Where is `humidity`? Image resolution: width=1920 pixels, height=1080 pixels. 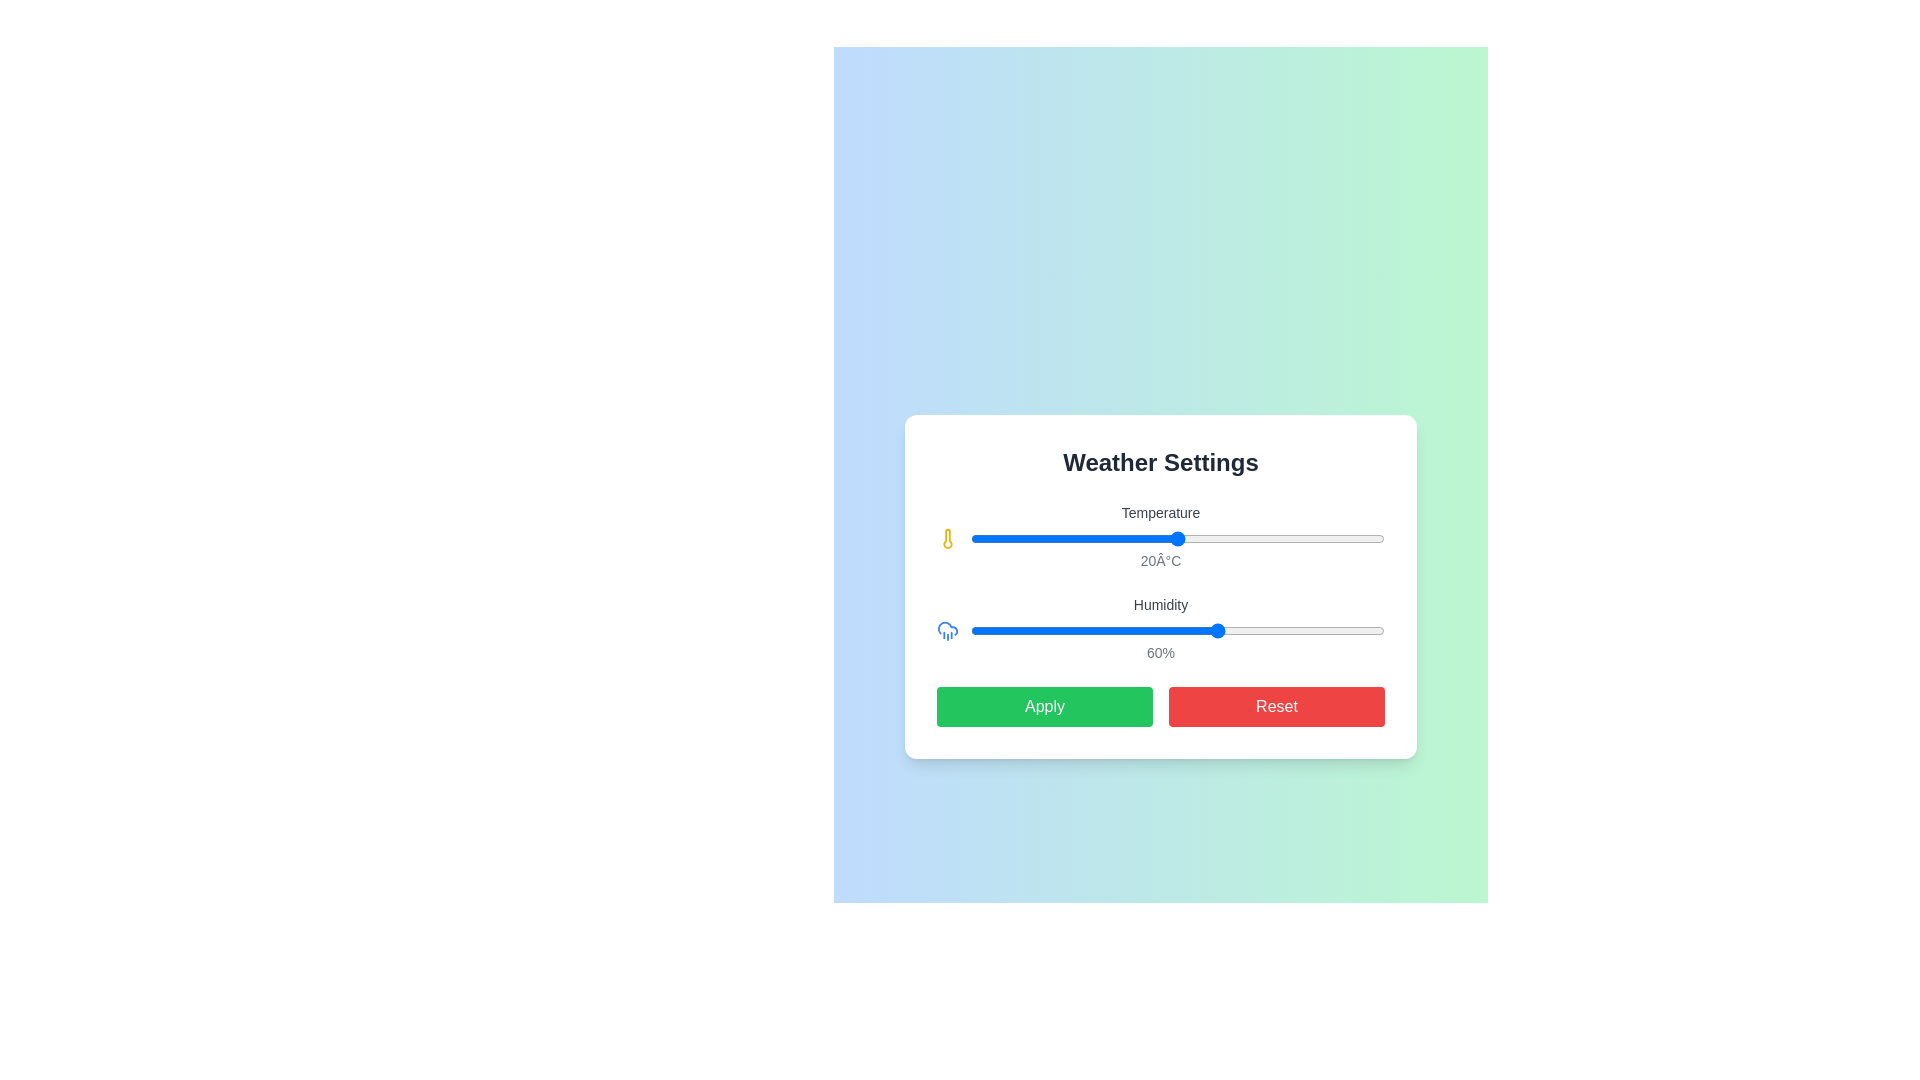 humidity is located at coordinates (1302, 631).